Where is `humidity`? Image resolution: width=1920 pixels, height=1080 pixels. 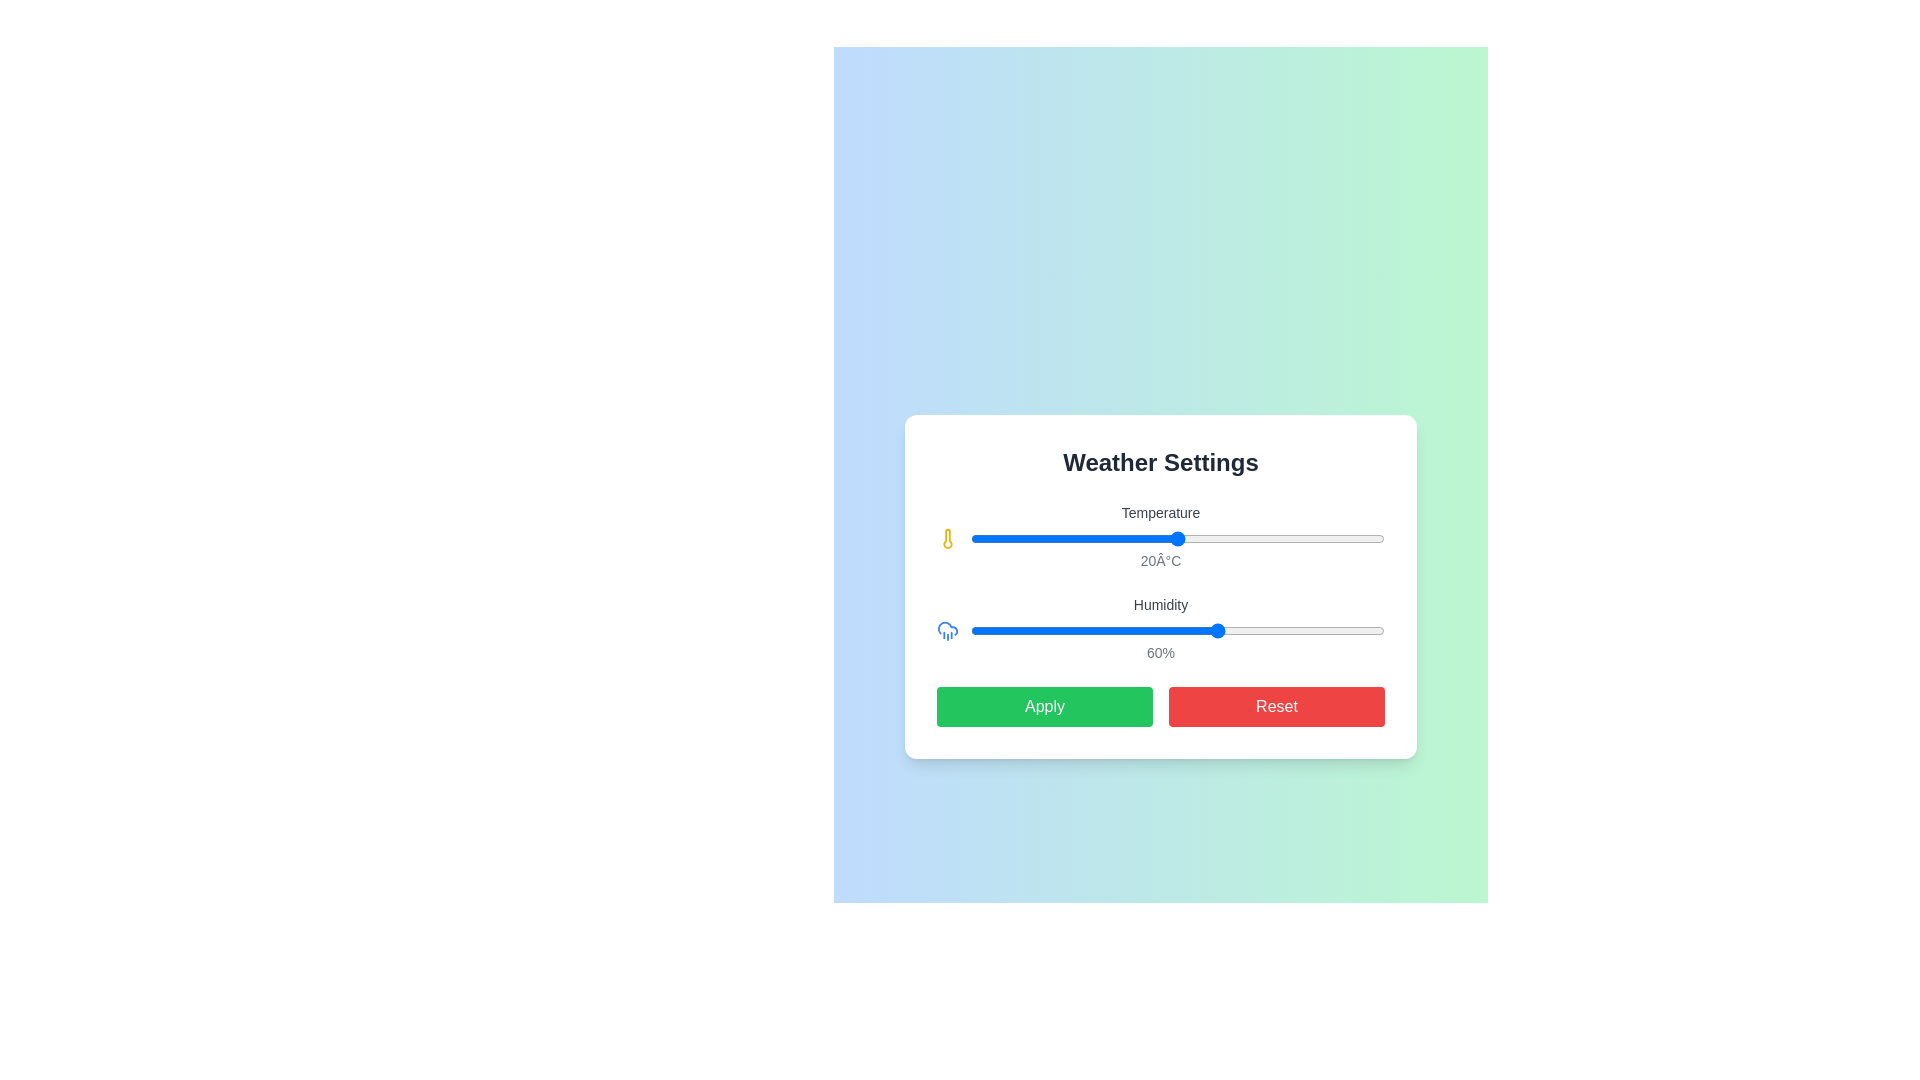 humidity is located at coordinates (1302, 631).